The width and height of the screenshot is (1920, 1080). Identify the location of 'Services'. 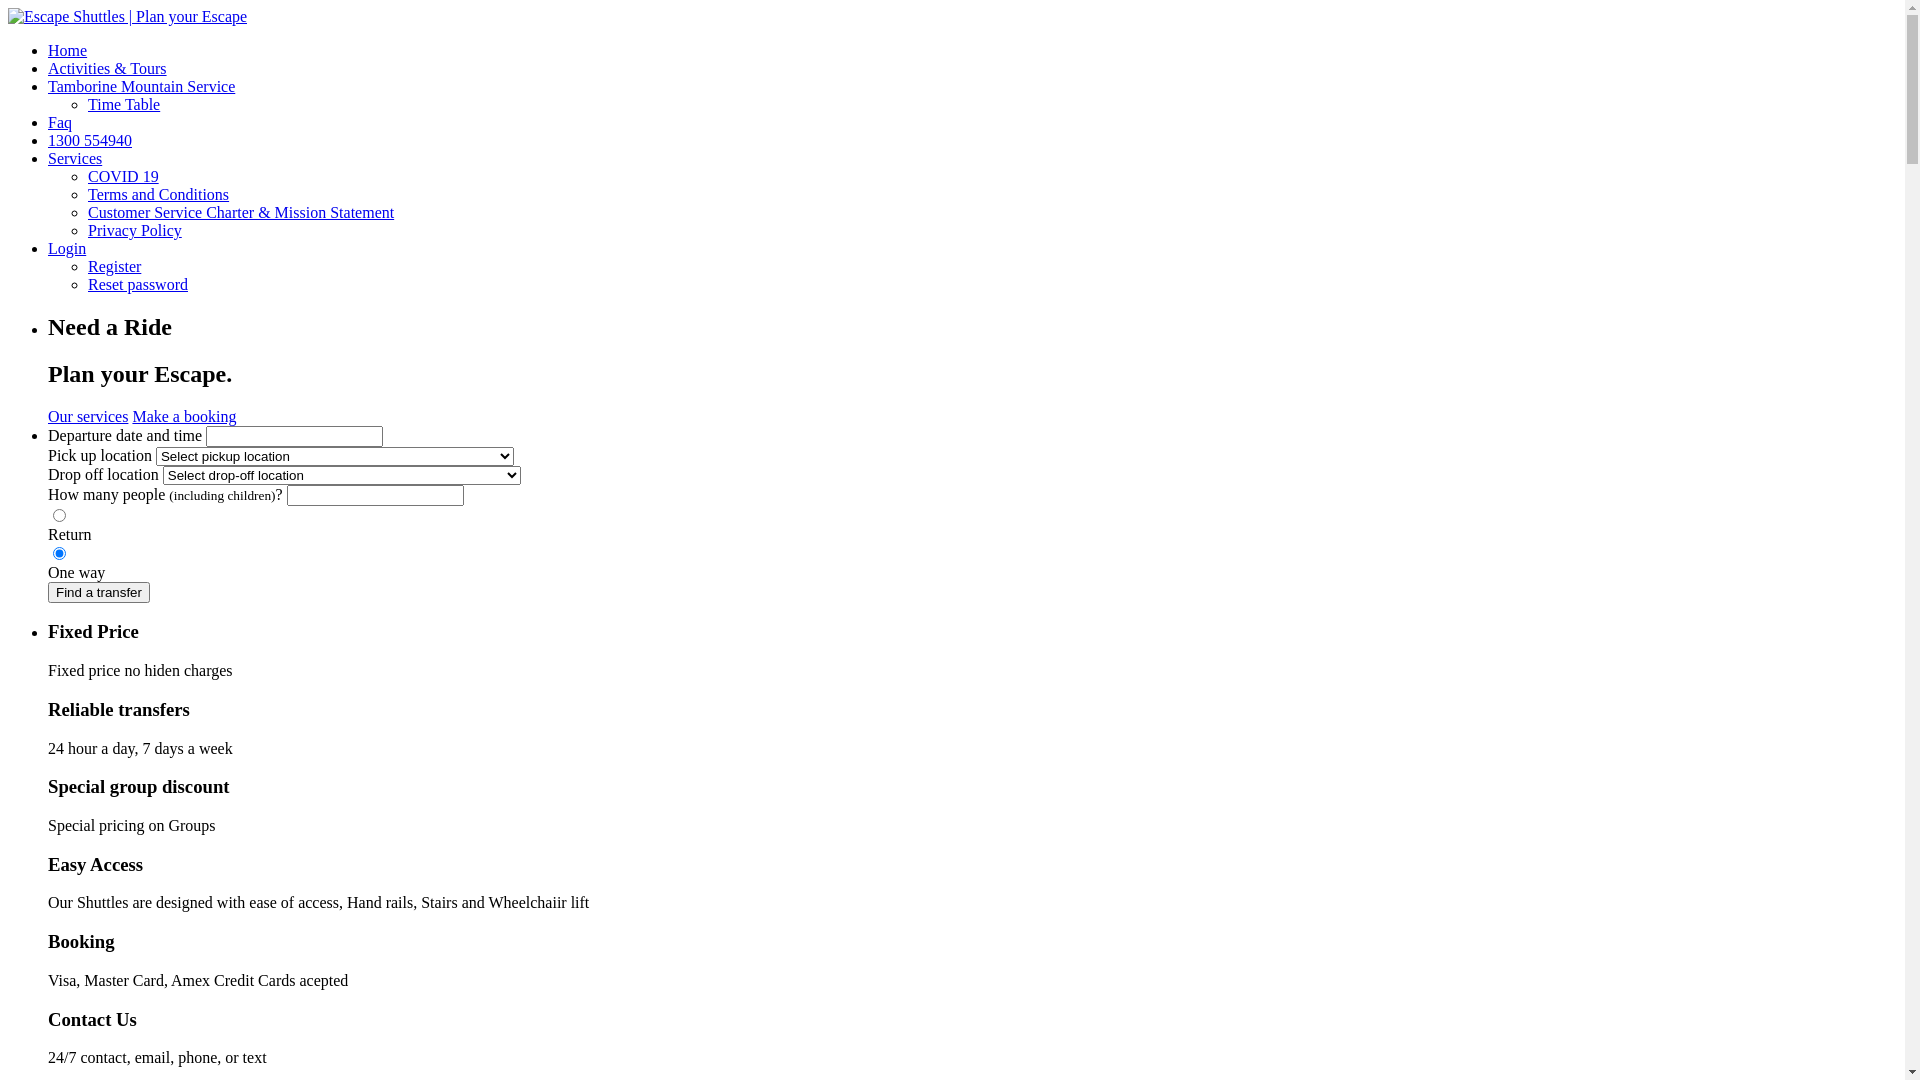
(48, 157).